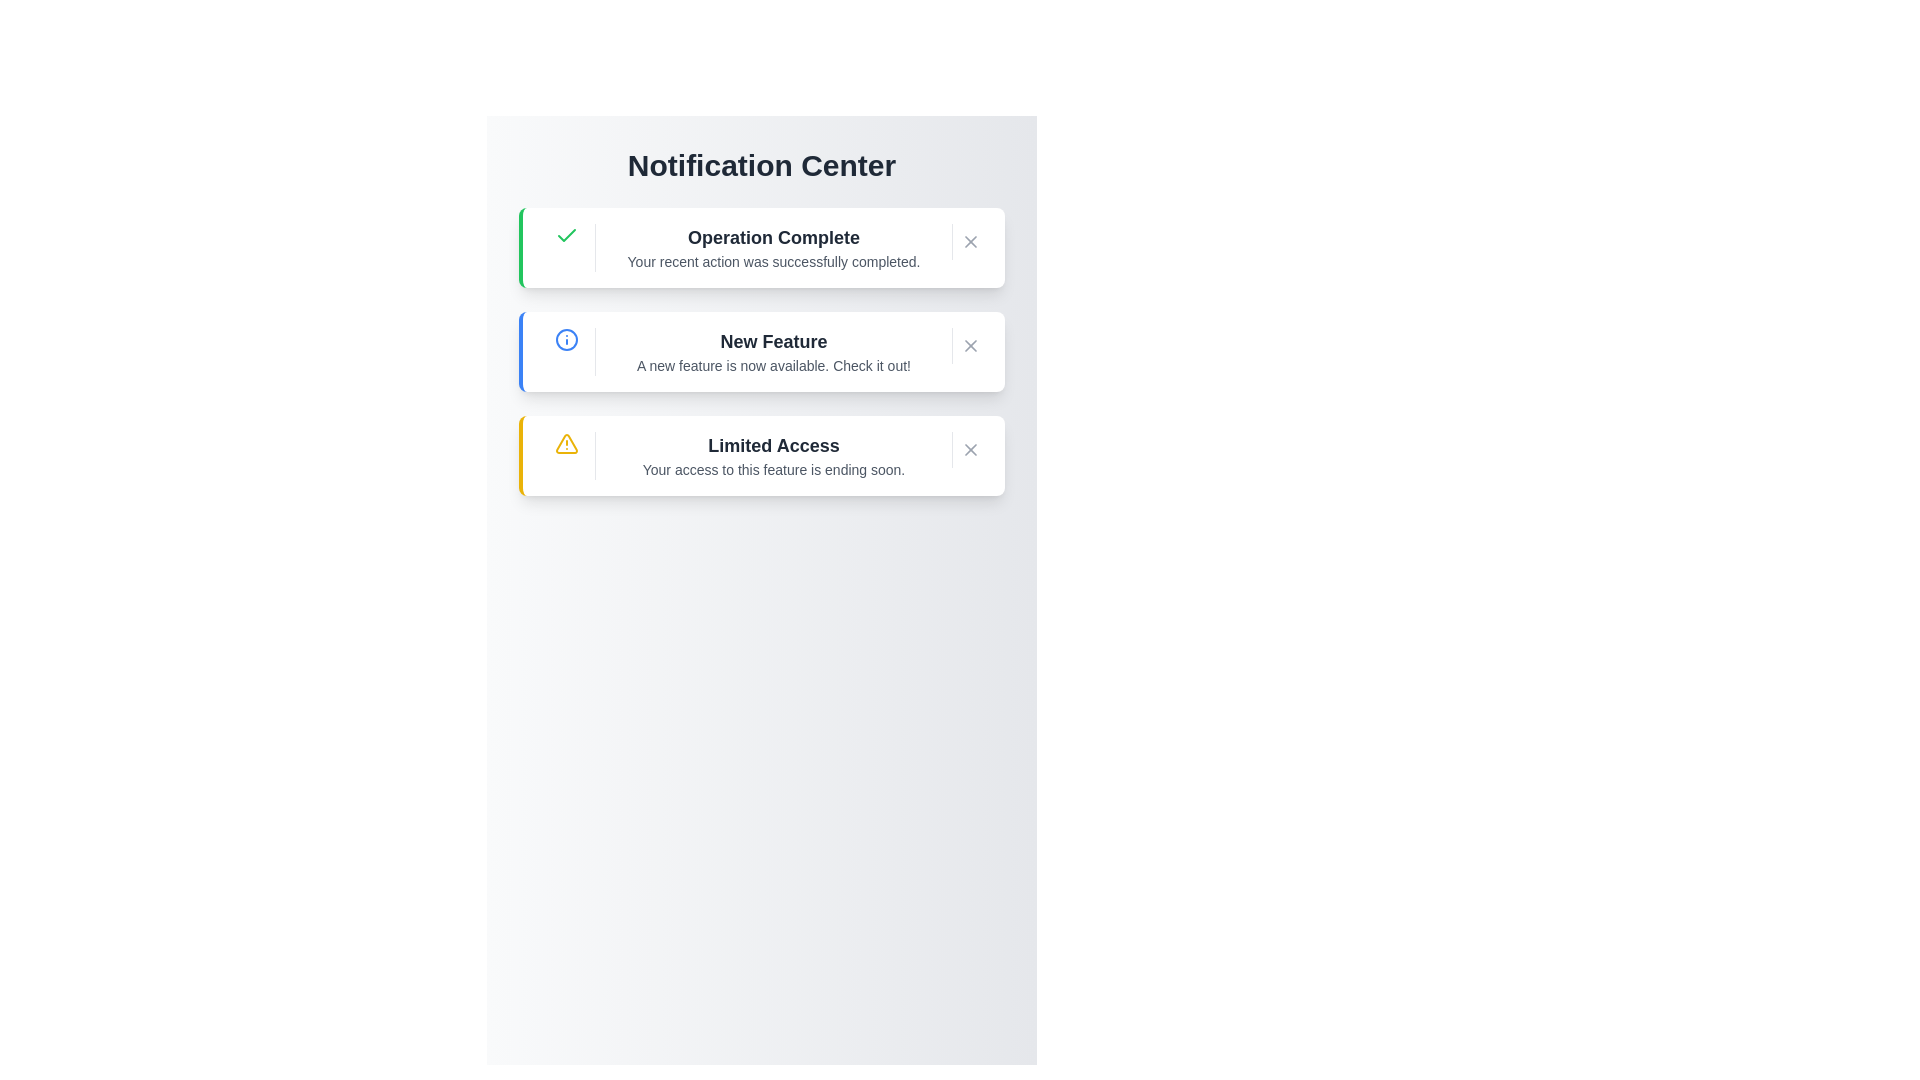 This screenshot has height=1080, width=1920. What do you see at coordinates (565, 338) in the screenshot?
I see `the circular vector graphic element with a blue outline that is part of the informational icon in the second notification card titled 'New Feature'` at bounding box center [565, 338].